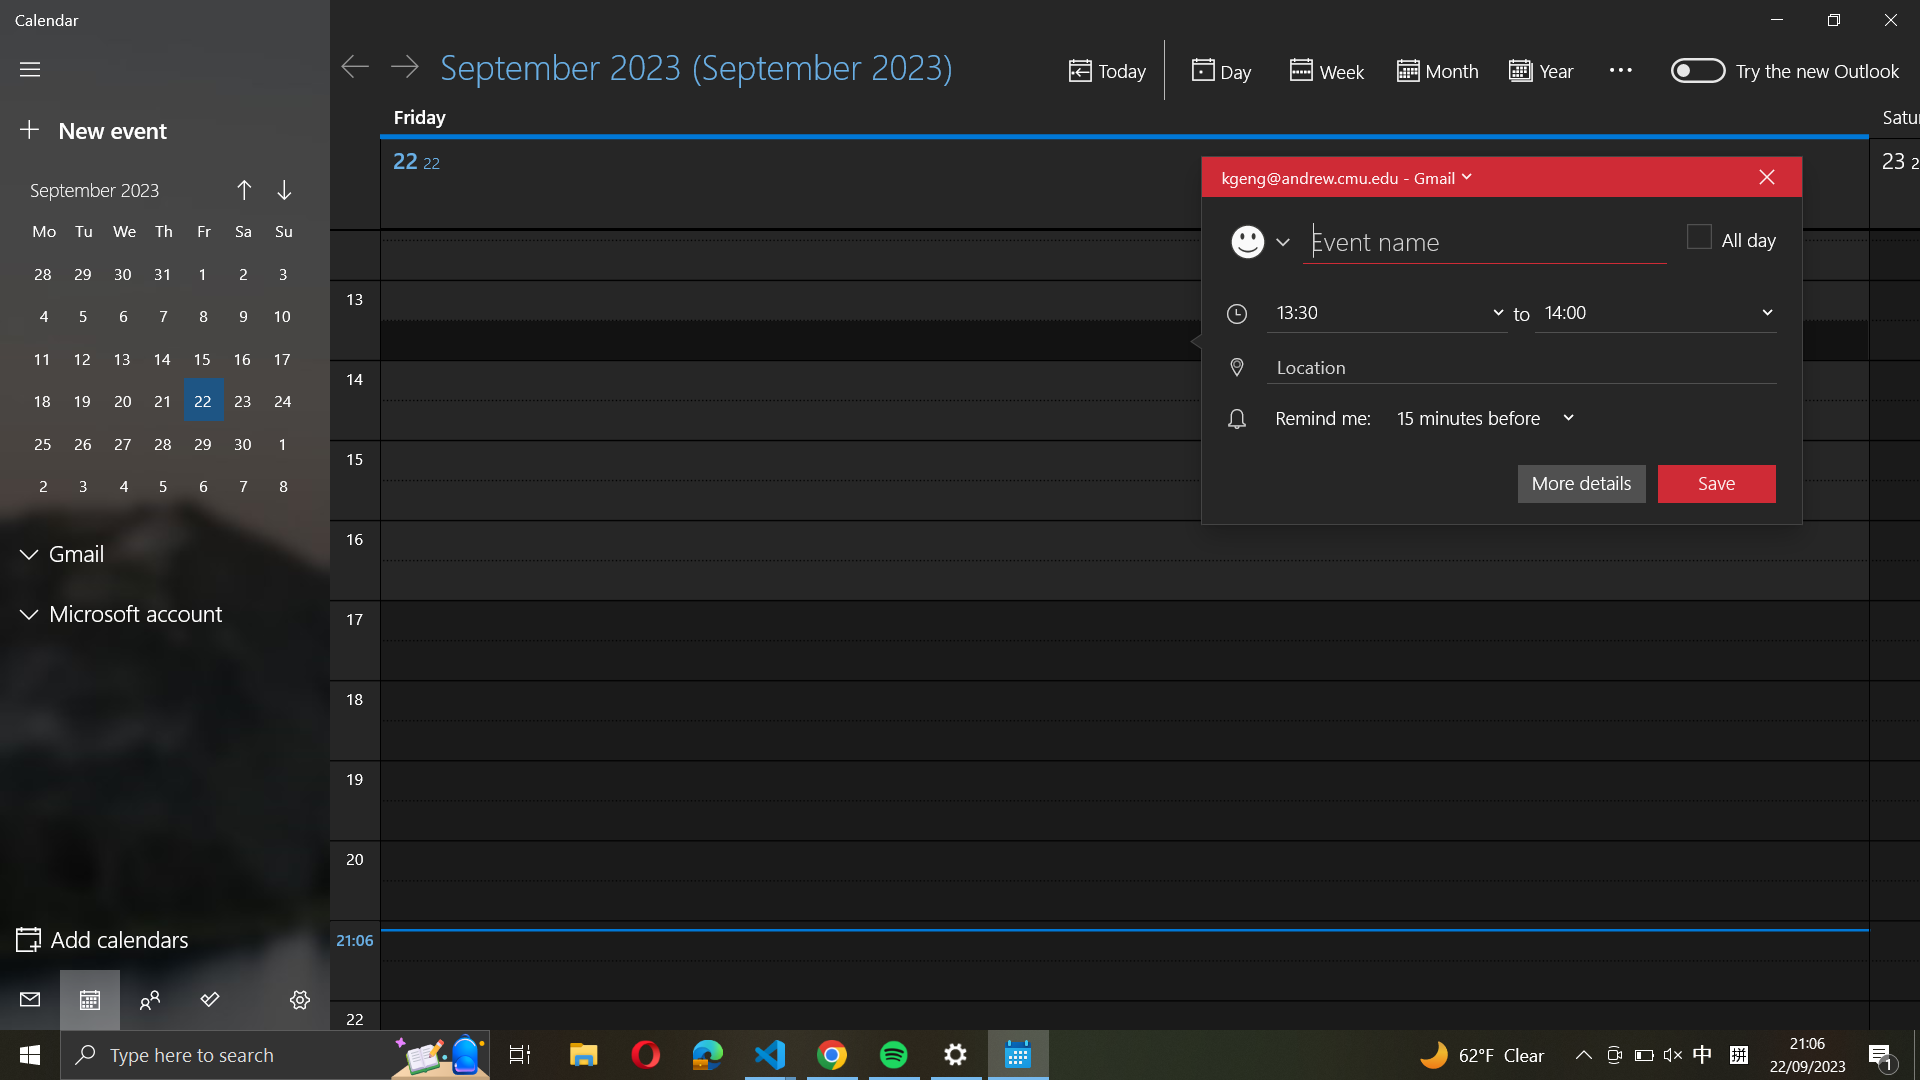  What do you see at coordinates (1477, 418) in the screenshot?
I see `the event to remind 30 minutes in advance` at bounding box center [1477, 418].